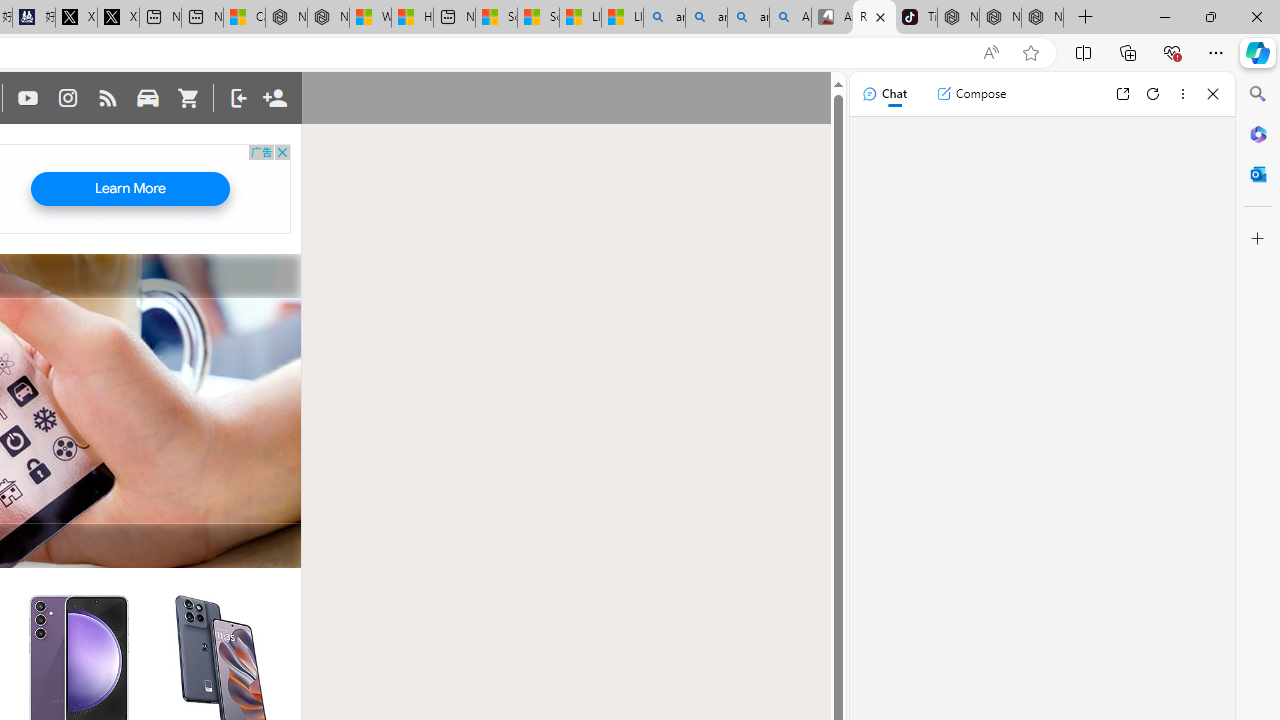  What do you see at coordinates (957, 17) in the screenshot?
I see `'Nordace - Best Sellers'` at bounding box center [957, 17].